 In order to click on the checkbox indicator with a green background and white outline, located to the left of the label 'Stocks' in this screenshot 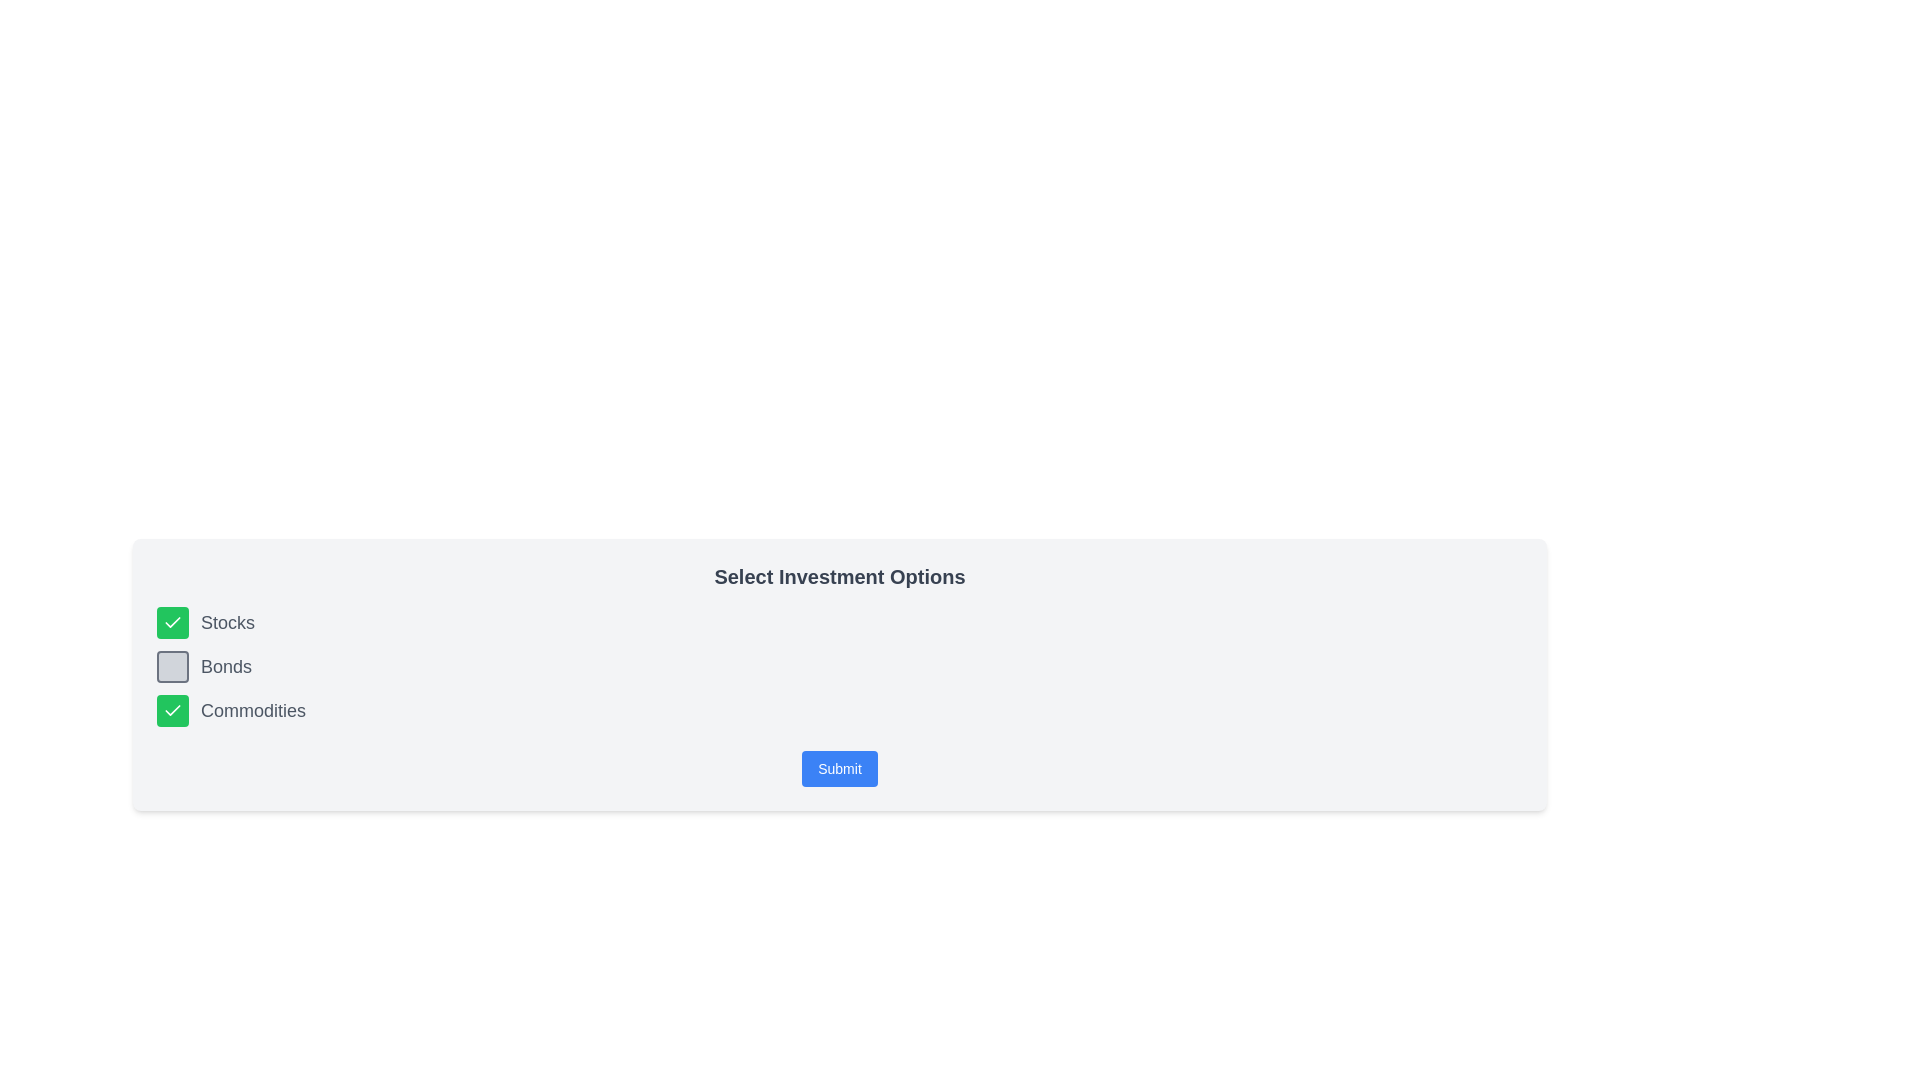, I will do `click(172, 622)`.